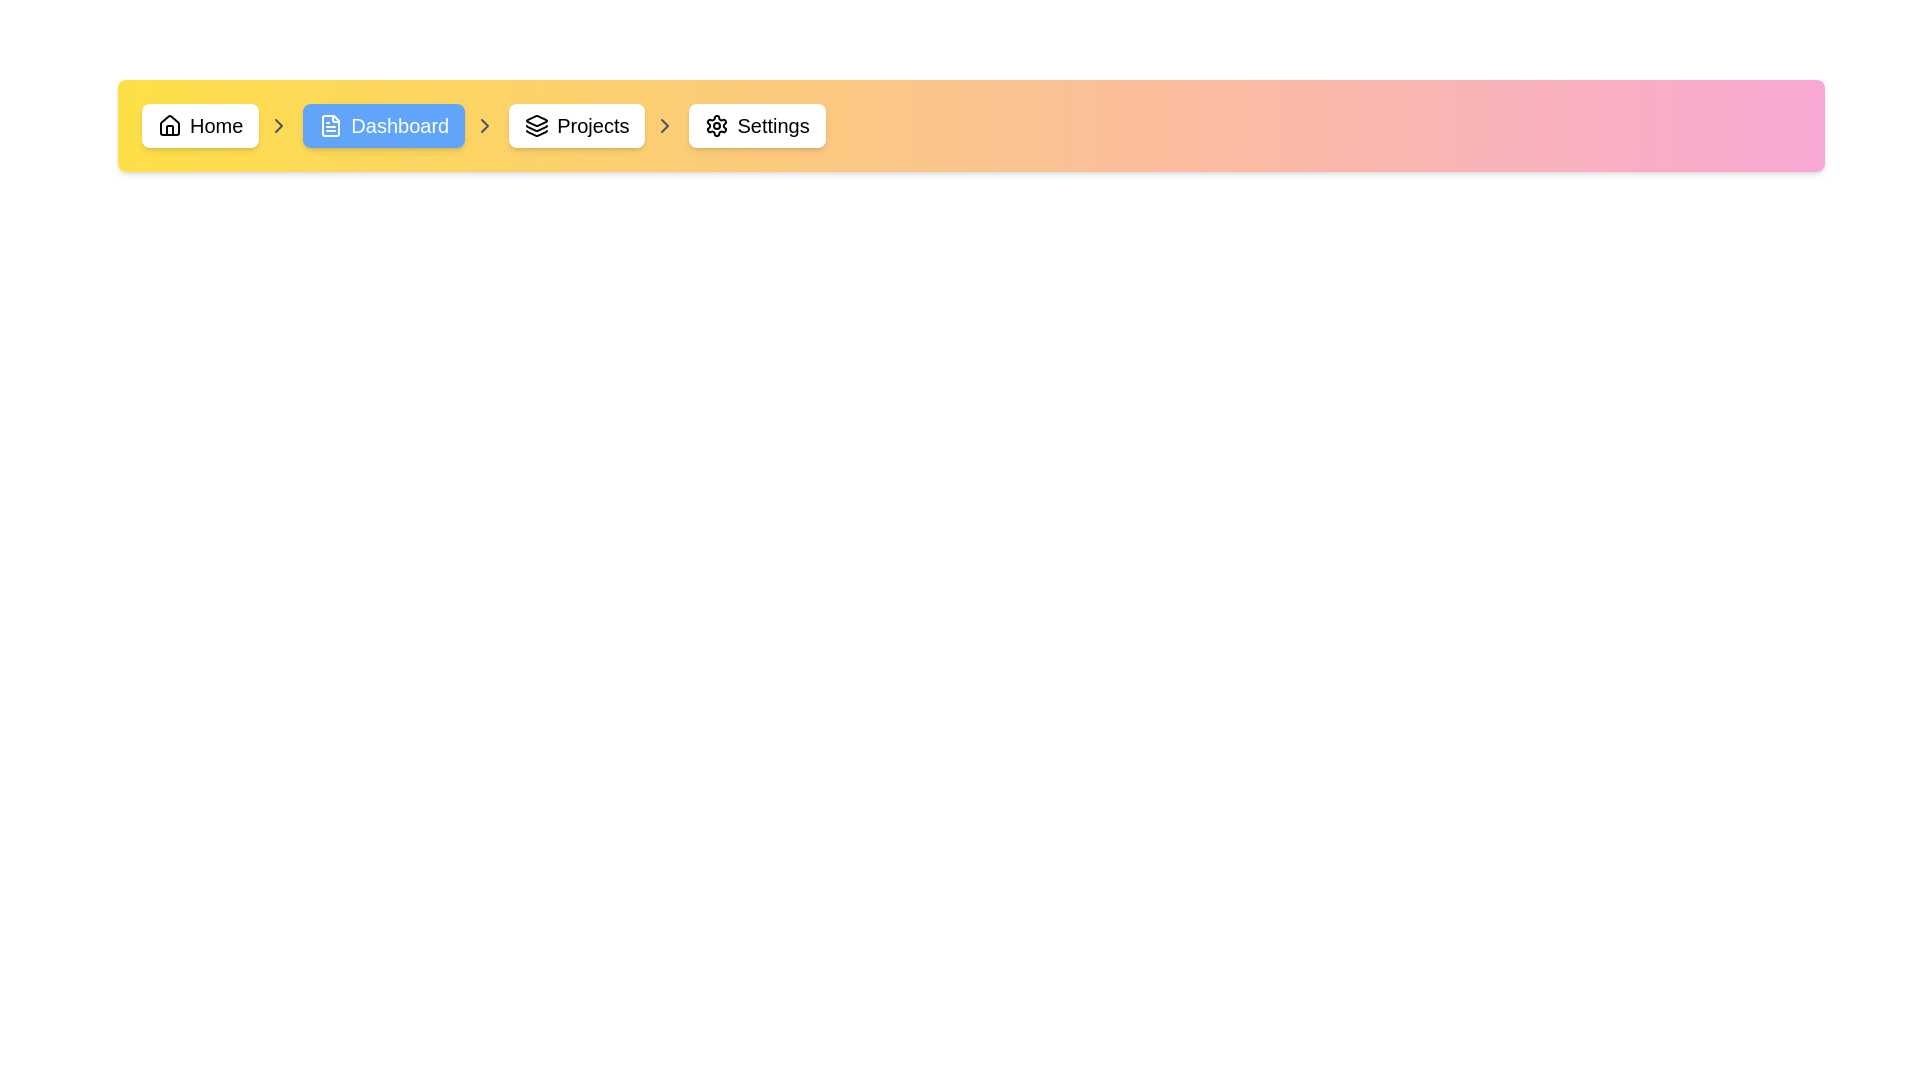  I want to click on the 'Projects' button in the breadcrumb navigation bar, so click(576, 126).